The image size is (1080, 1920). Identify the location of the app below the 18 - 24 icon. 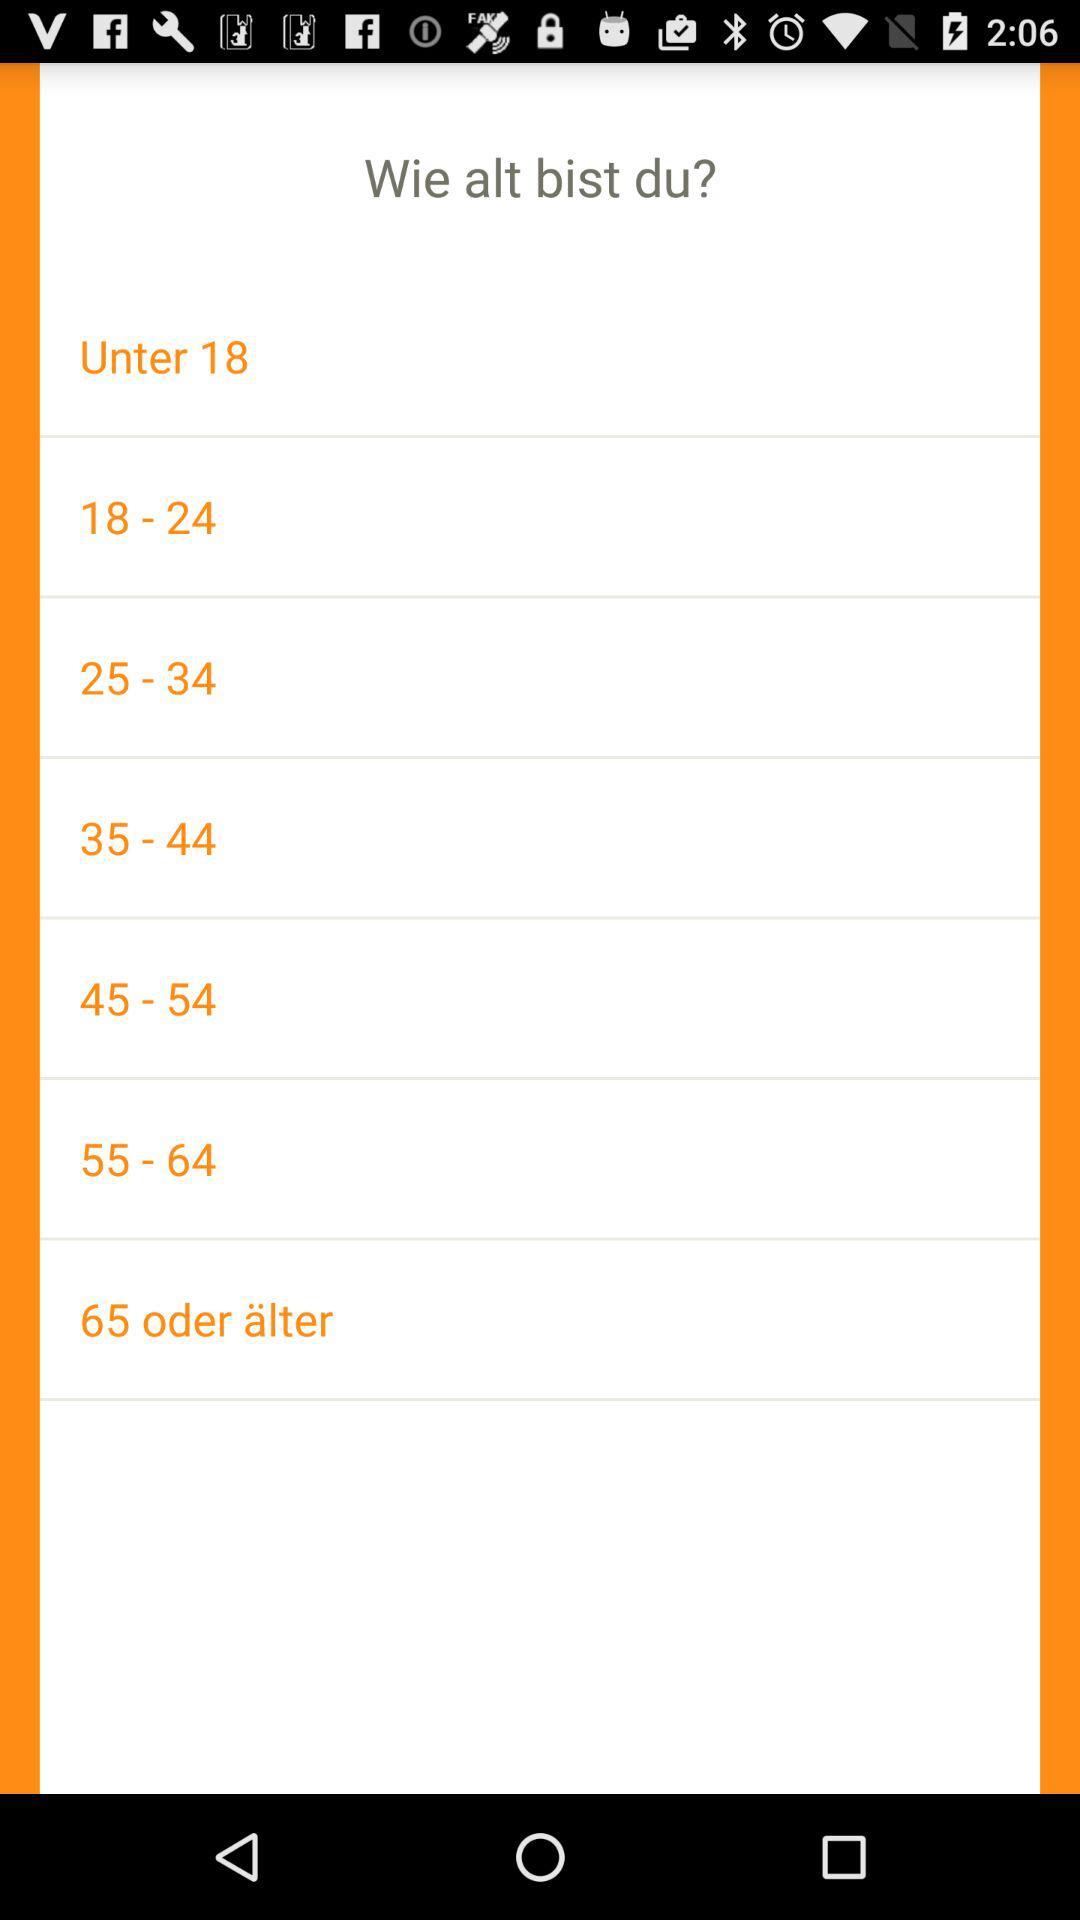
(540, 677).